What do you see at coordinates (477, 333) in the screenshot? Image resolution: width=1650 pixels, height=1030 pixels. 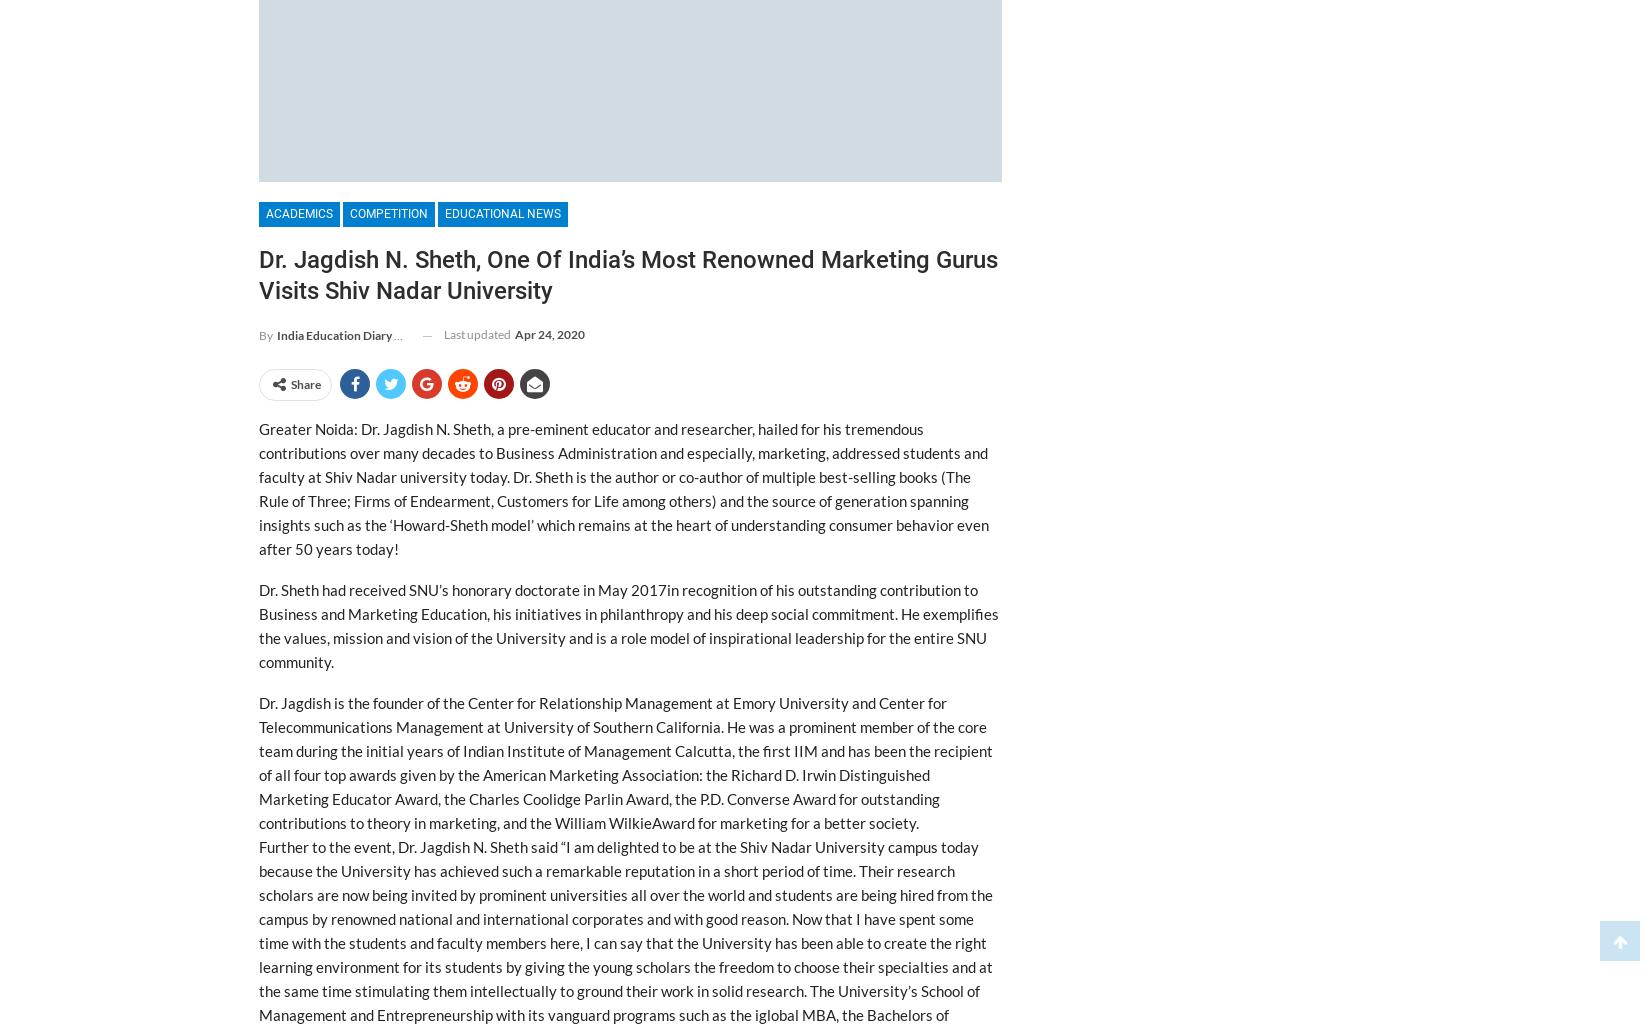 I see `'Last updated'` at bounding box center [477, 333].